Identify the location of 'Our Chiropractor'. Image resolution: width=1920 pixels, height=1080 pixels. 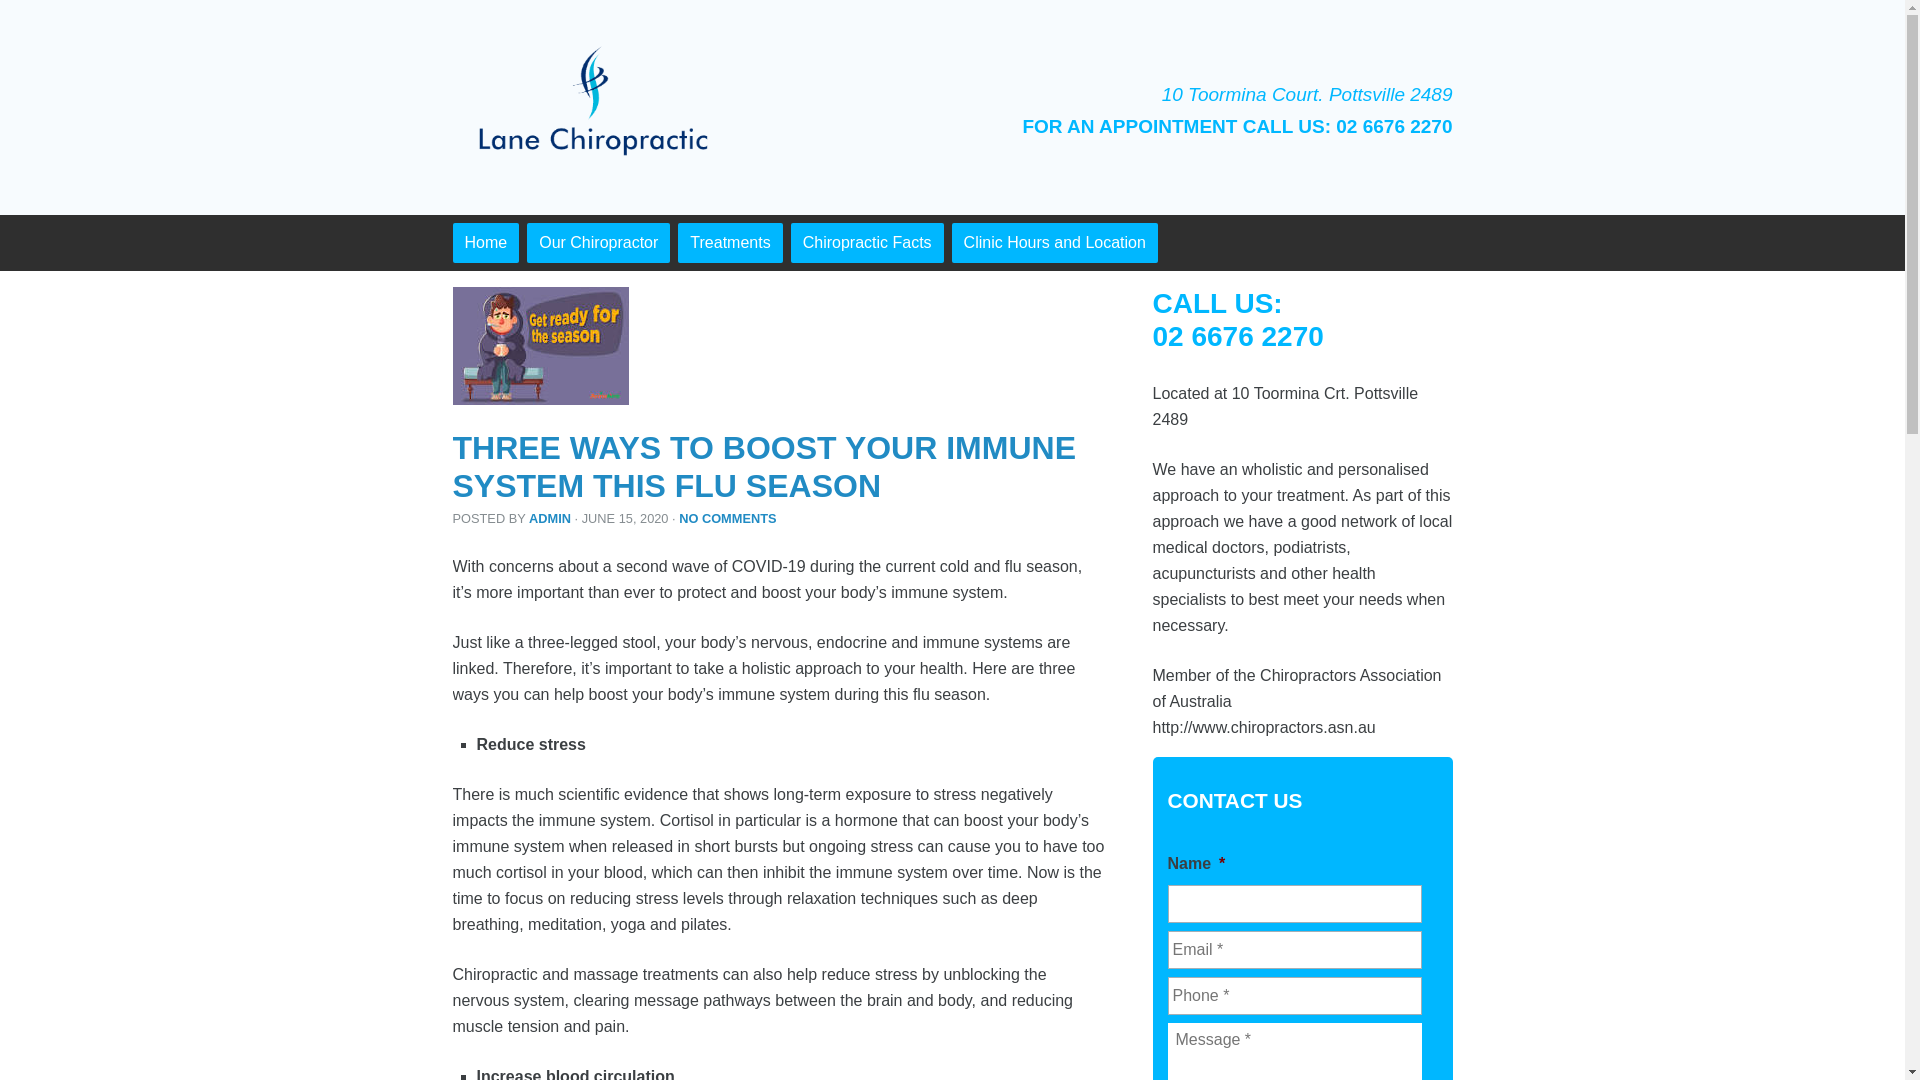
(597, 242).